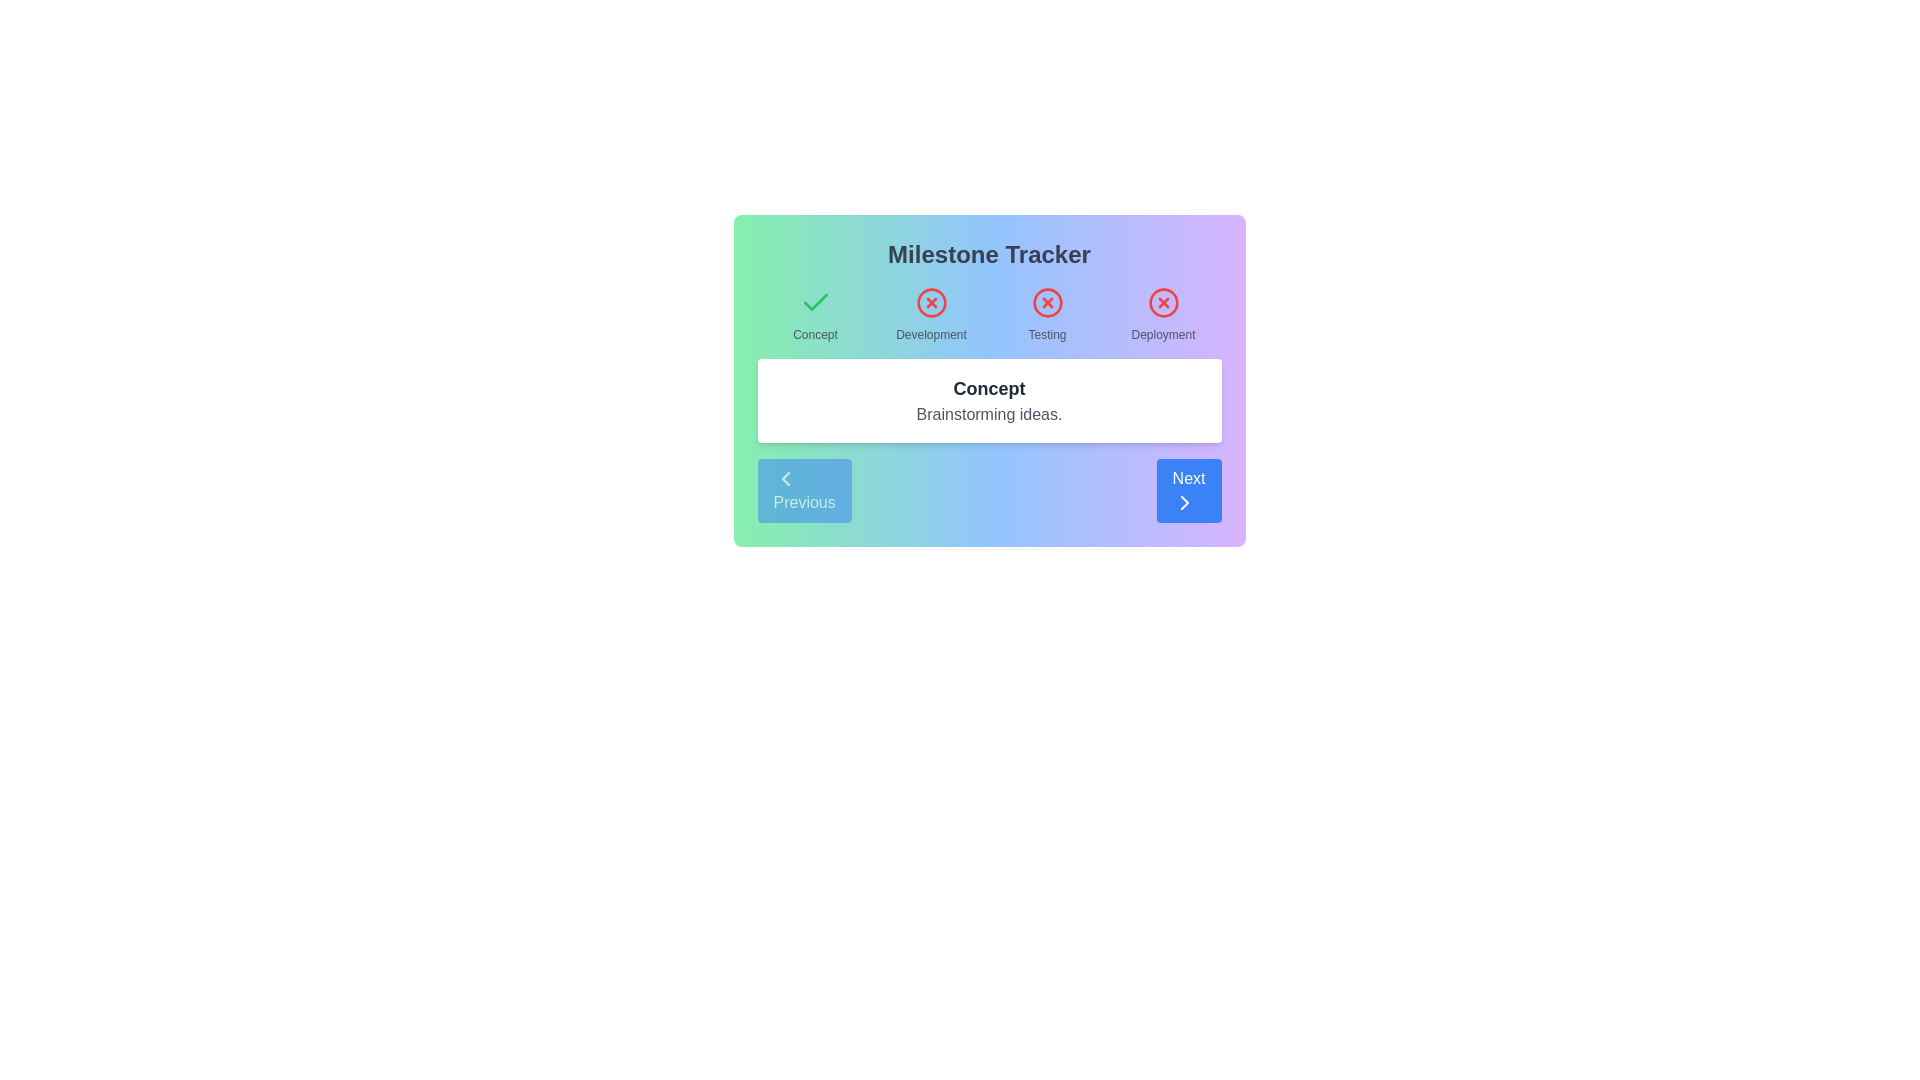  What do you see at coordinates (1163, 303) in the screenshot?
I see `status indicator icon for the 'Deployment' milestone, which is the fourth icon in the horizontal series above the 'Deployment' label` at bounding box center [1163, 303].